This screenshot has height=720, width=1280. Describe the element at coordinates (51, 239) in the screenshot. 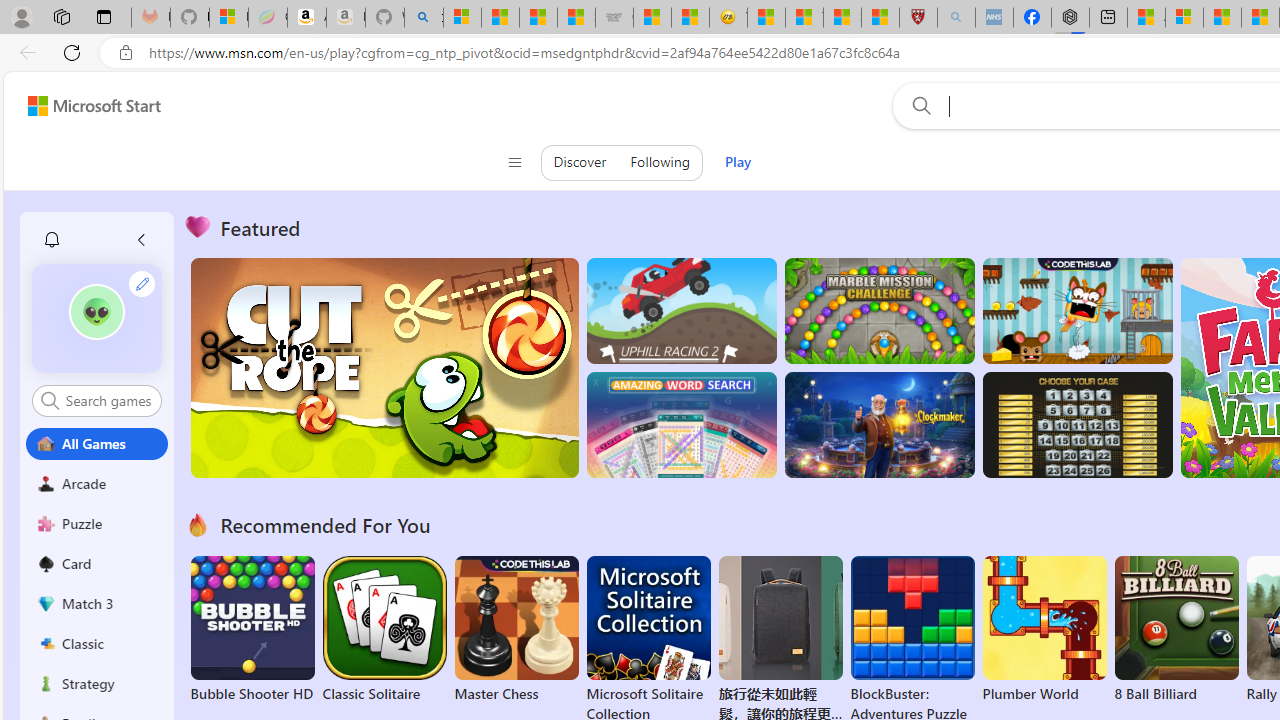

I see `'Class: notification-item'` at that location.